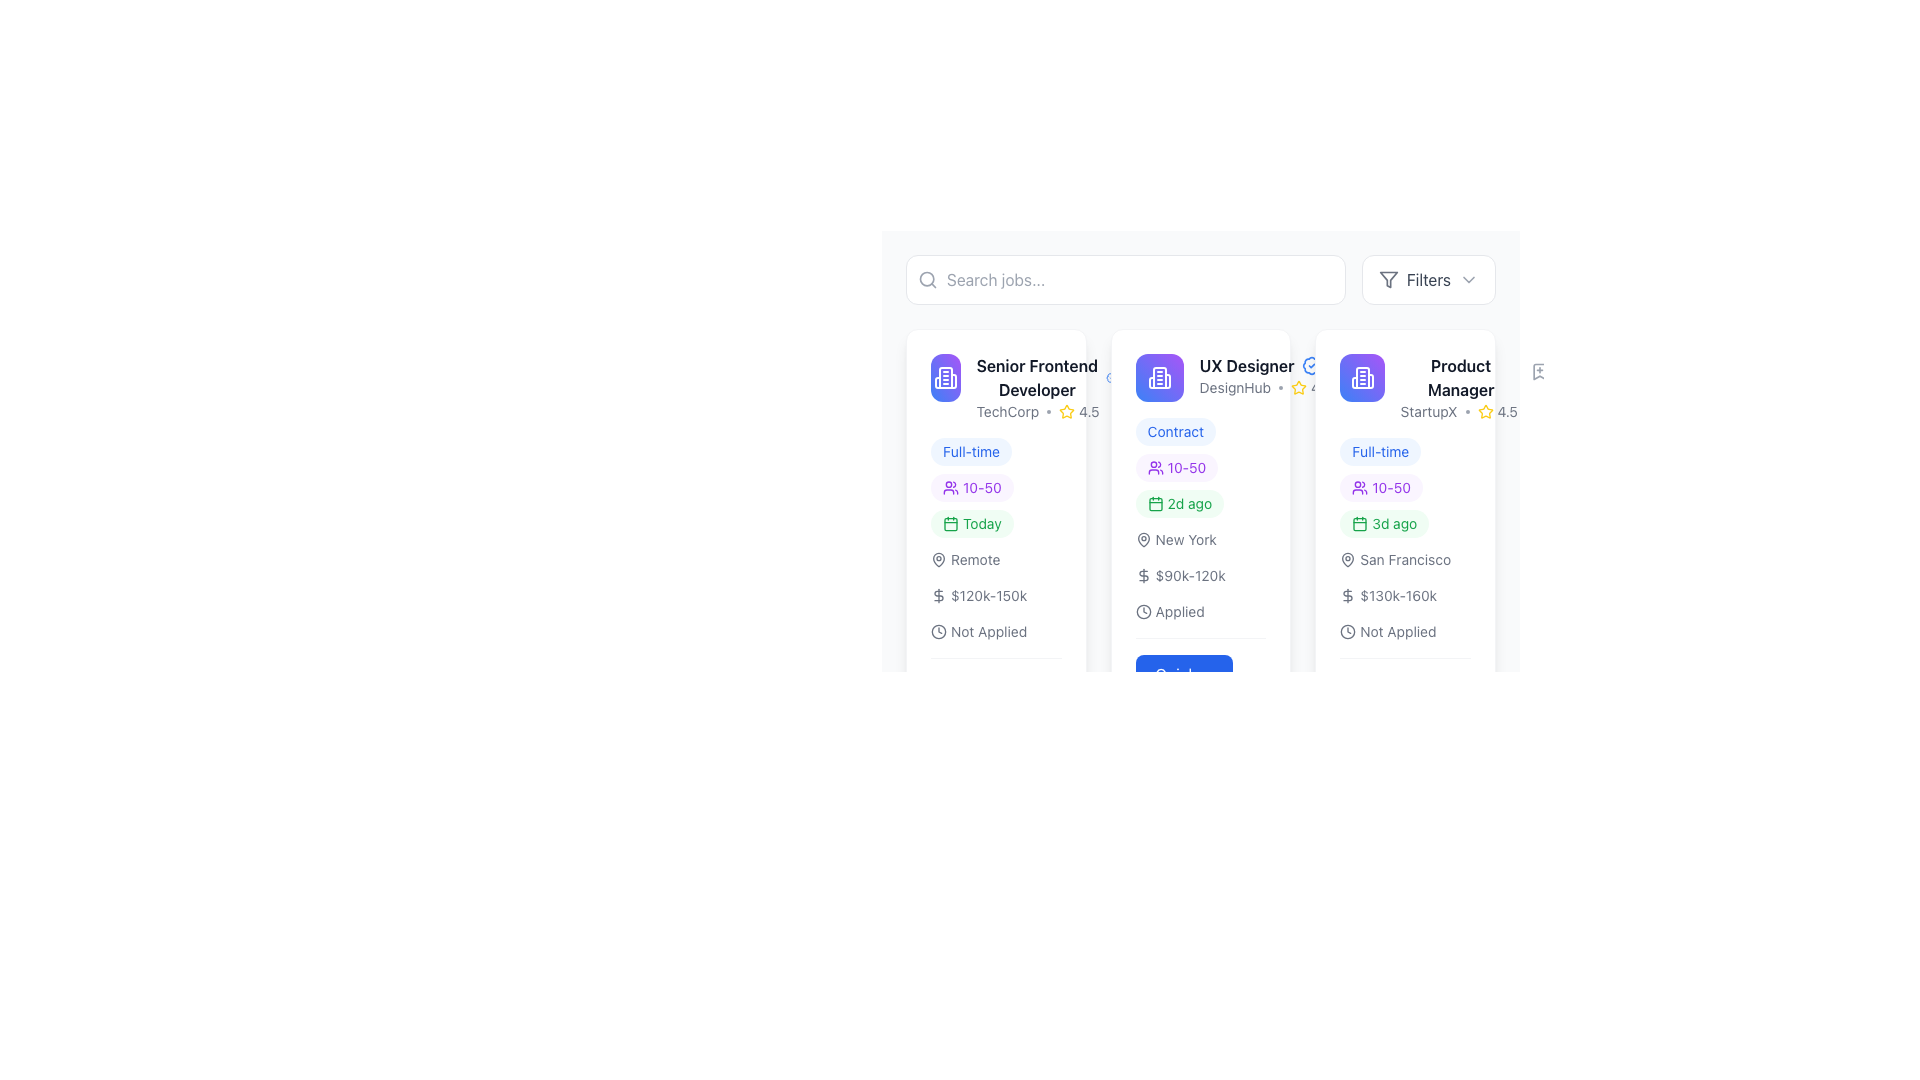 The height and width of the screenshot is (1080, 1920). I want to click on the 'UX Designer' text and icon grouping at the top of the card layout in the middle column of the job listing interface, so click(1232, 378).